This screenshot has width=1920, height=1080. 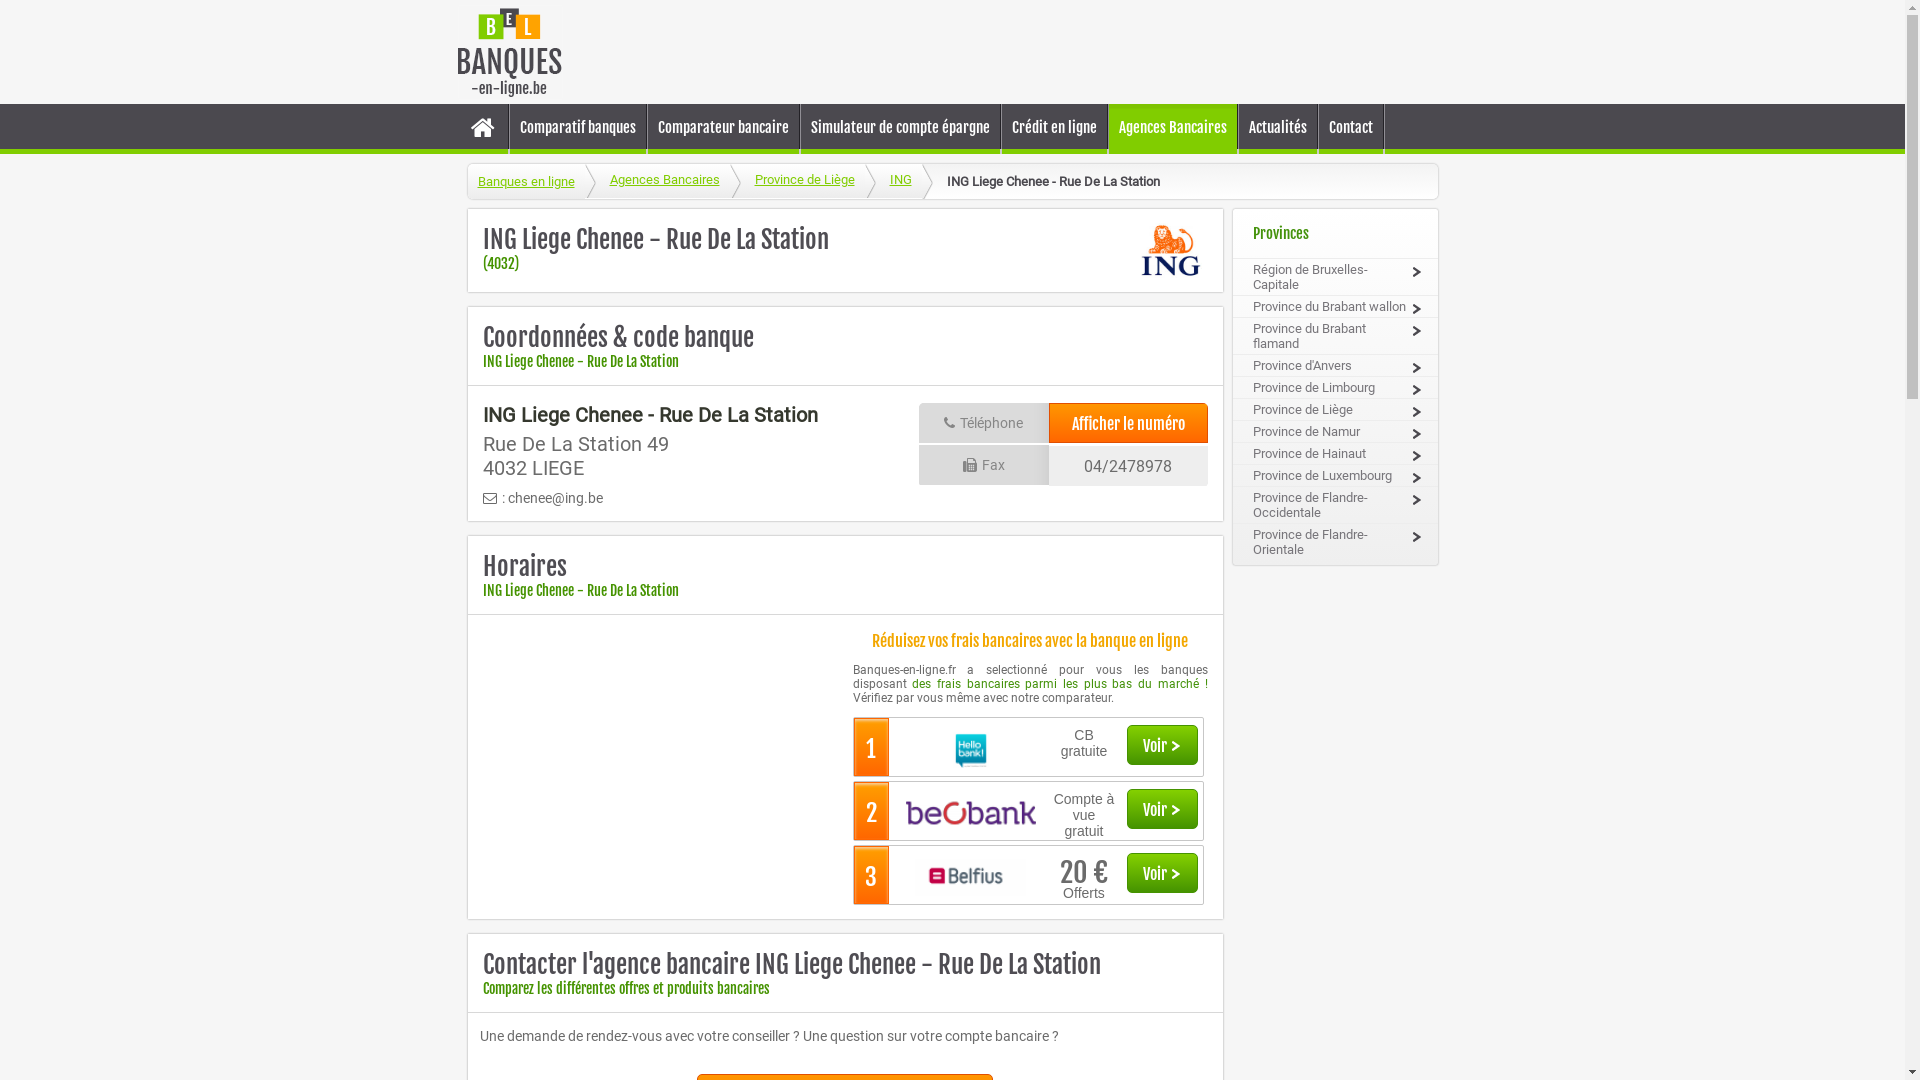 I want to click on 'logo_Hello_Bank2727.jpg', so click(x=970, y=749).